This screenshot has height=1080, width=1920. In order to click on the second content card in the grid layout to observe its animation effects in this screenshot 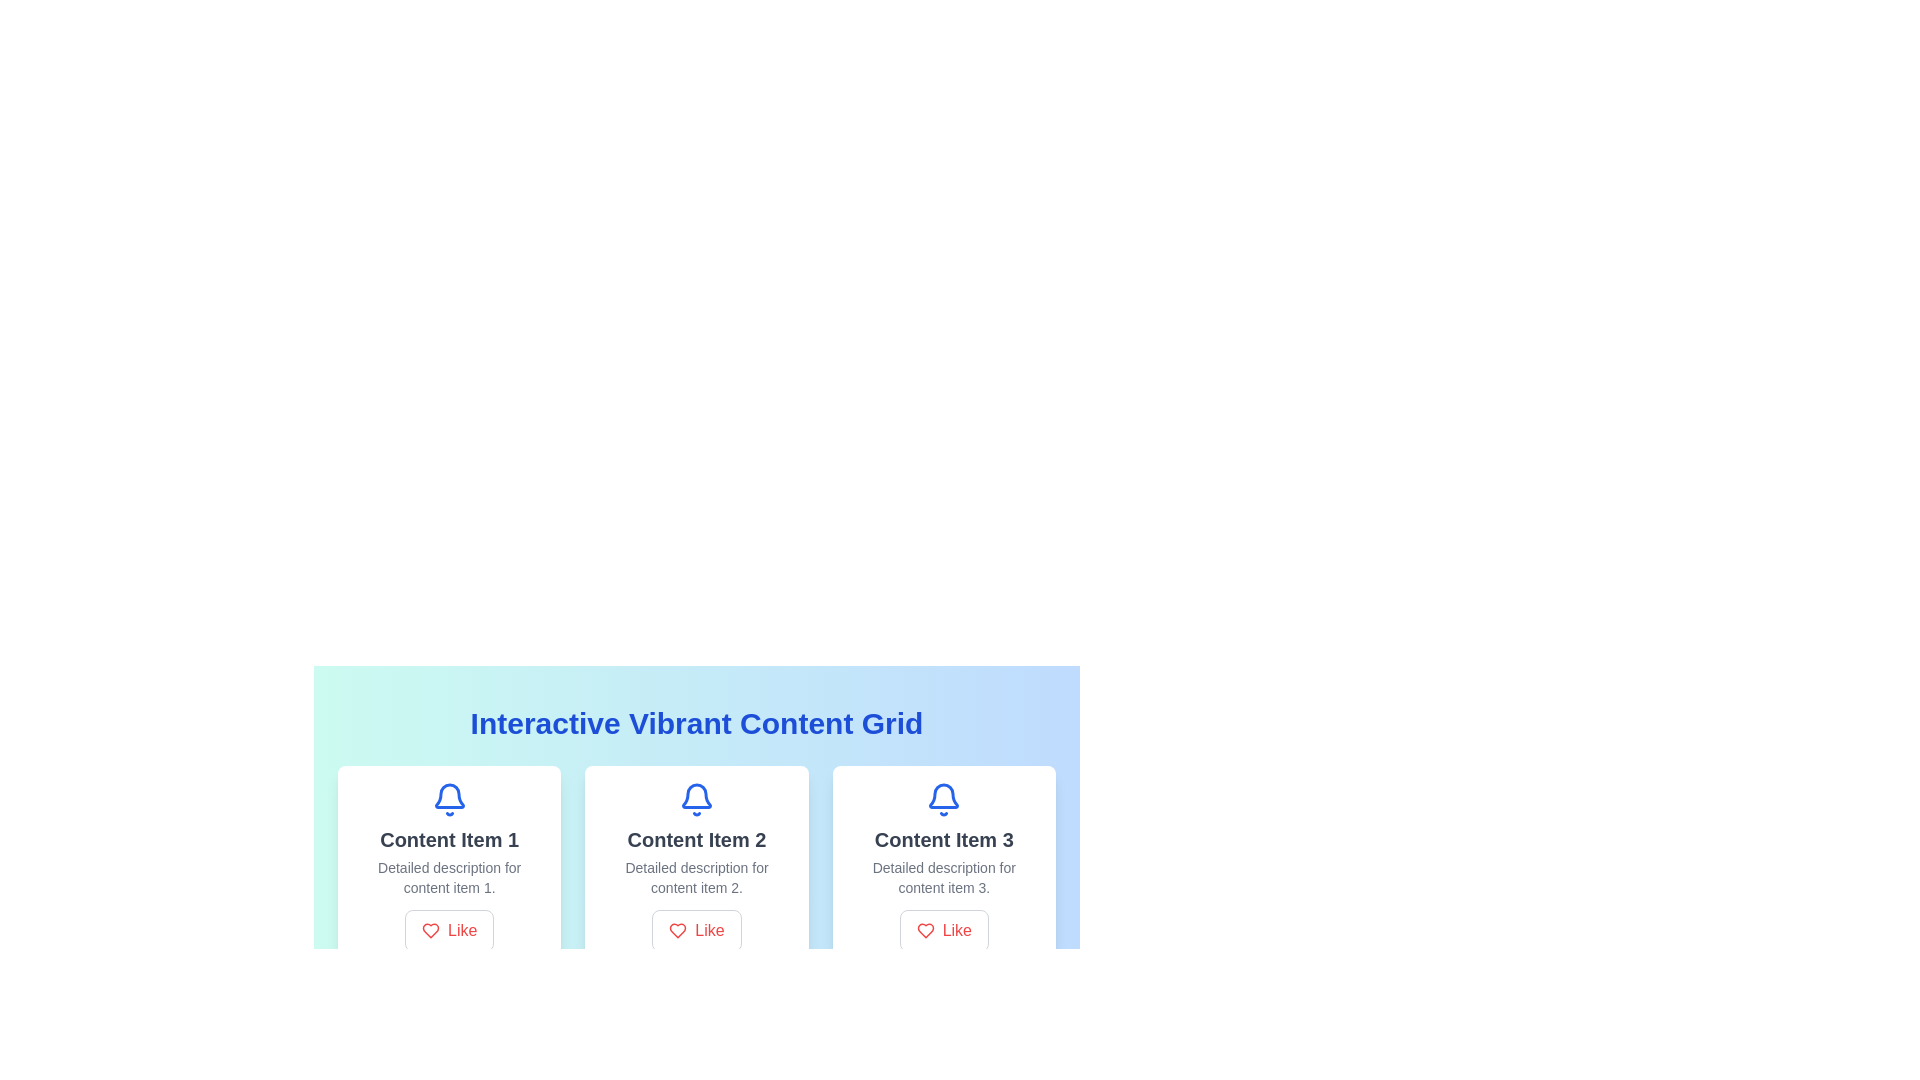, I will do `click(696, 866)`.